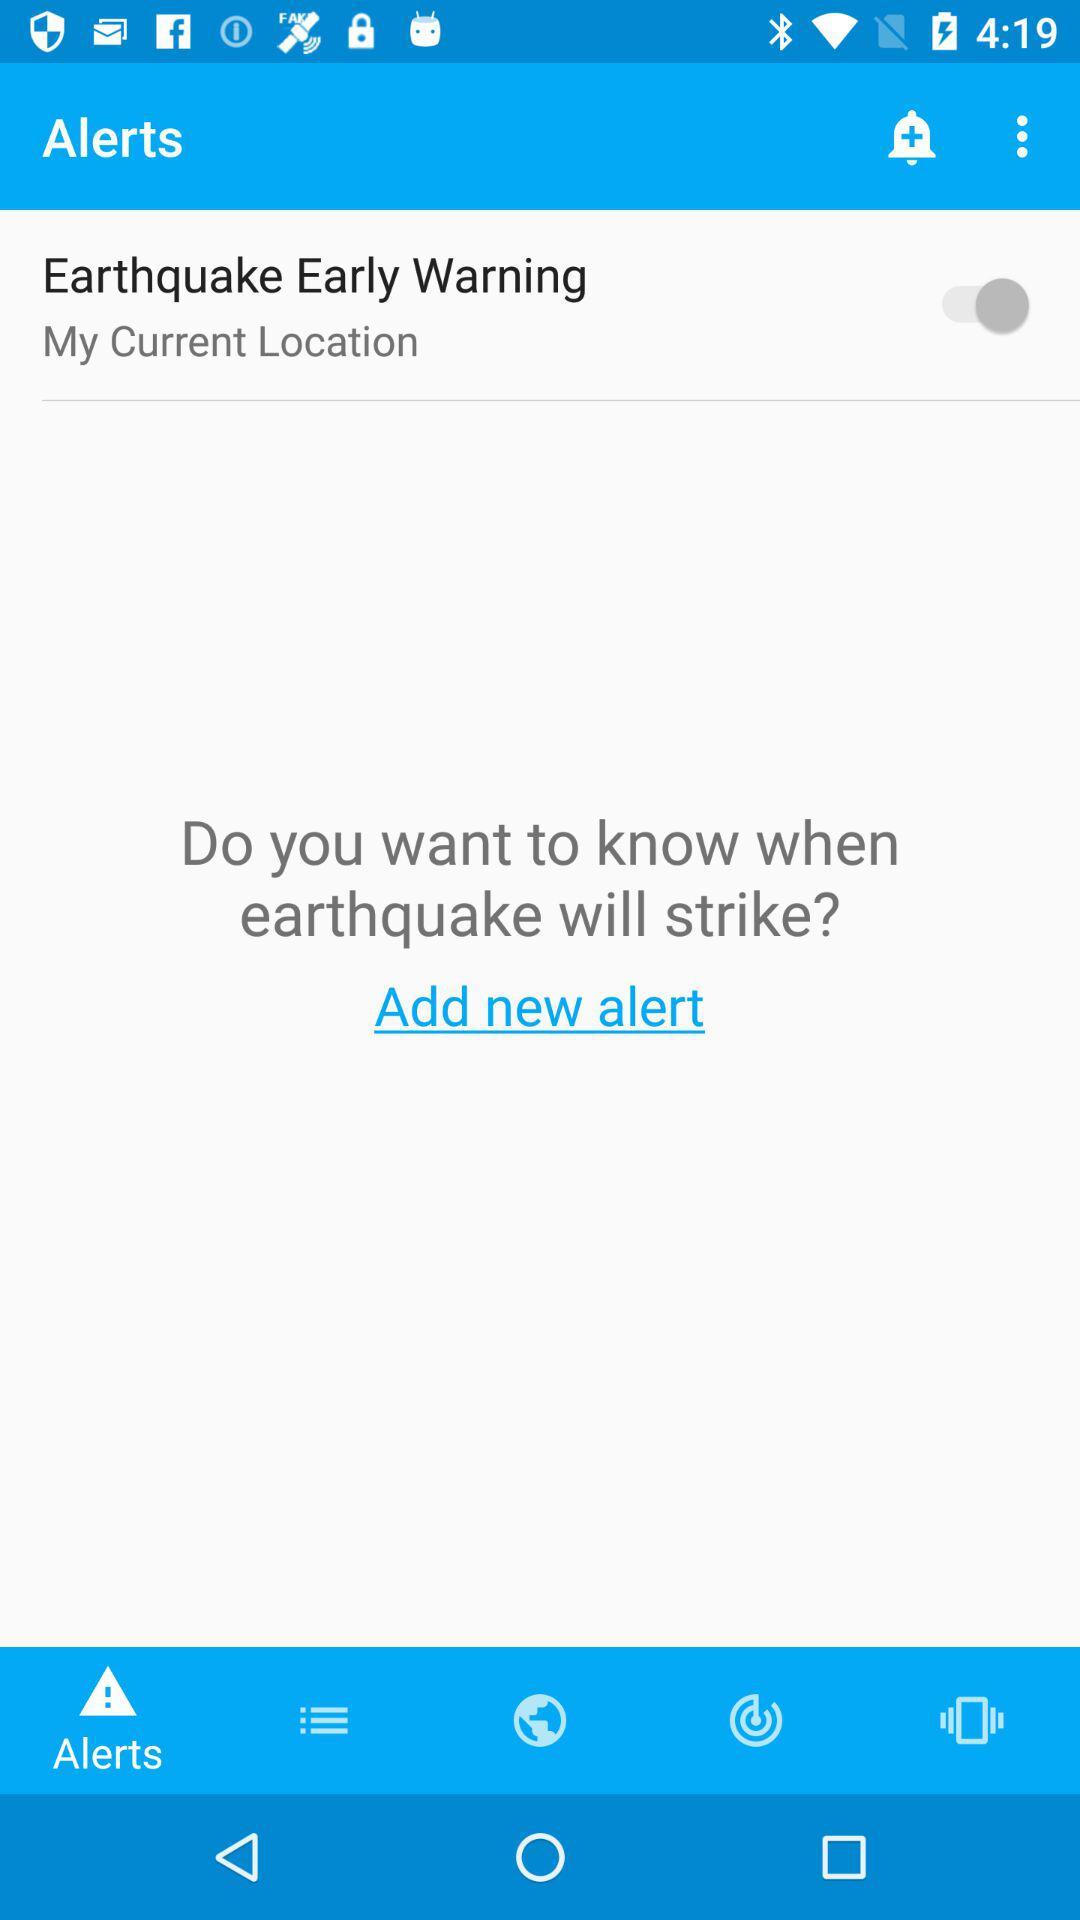 This screenshot has height=1920, width=1080. Describe the element at coordinates (974, 303) in the screenshot. I see `the icon next to the earthquake early warning` at that location.